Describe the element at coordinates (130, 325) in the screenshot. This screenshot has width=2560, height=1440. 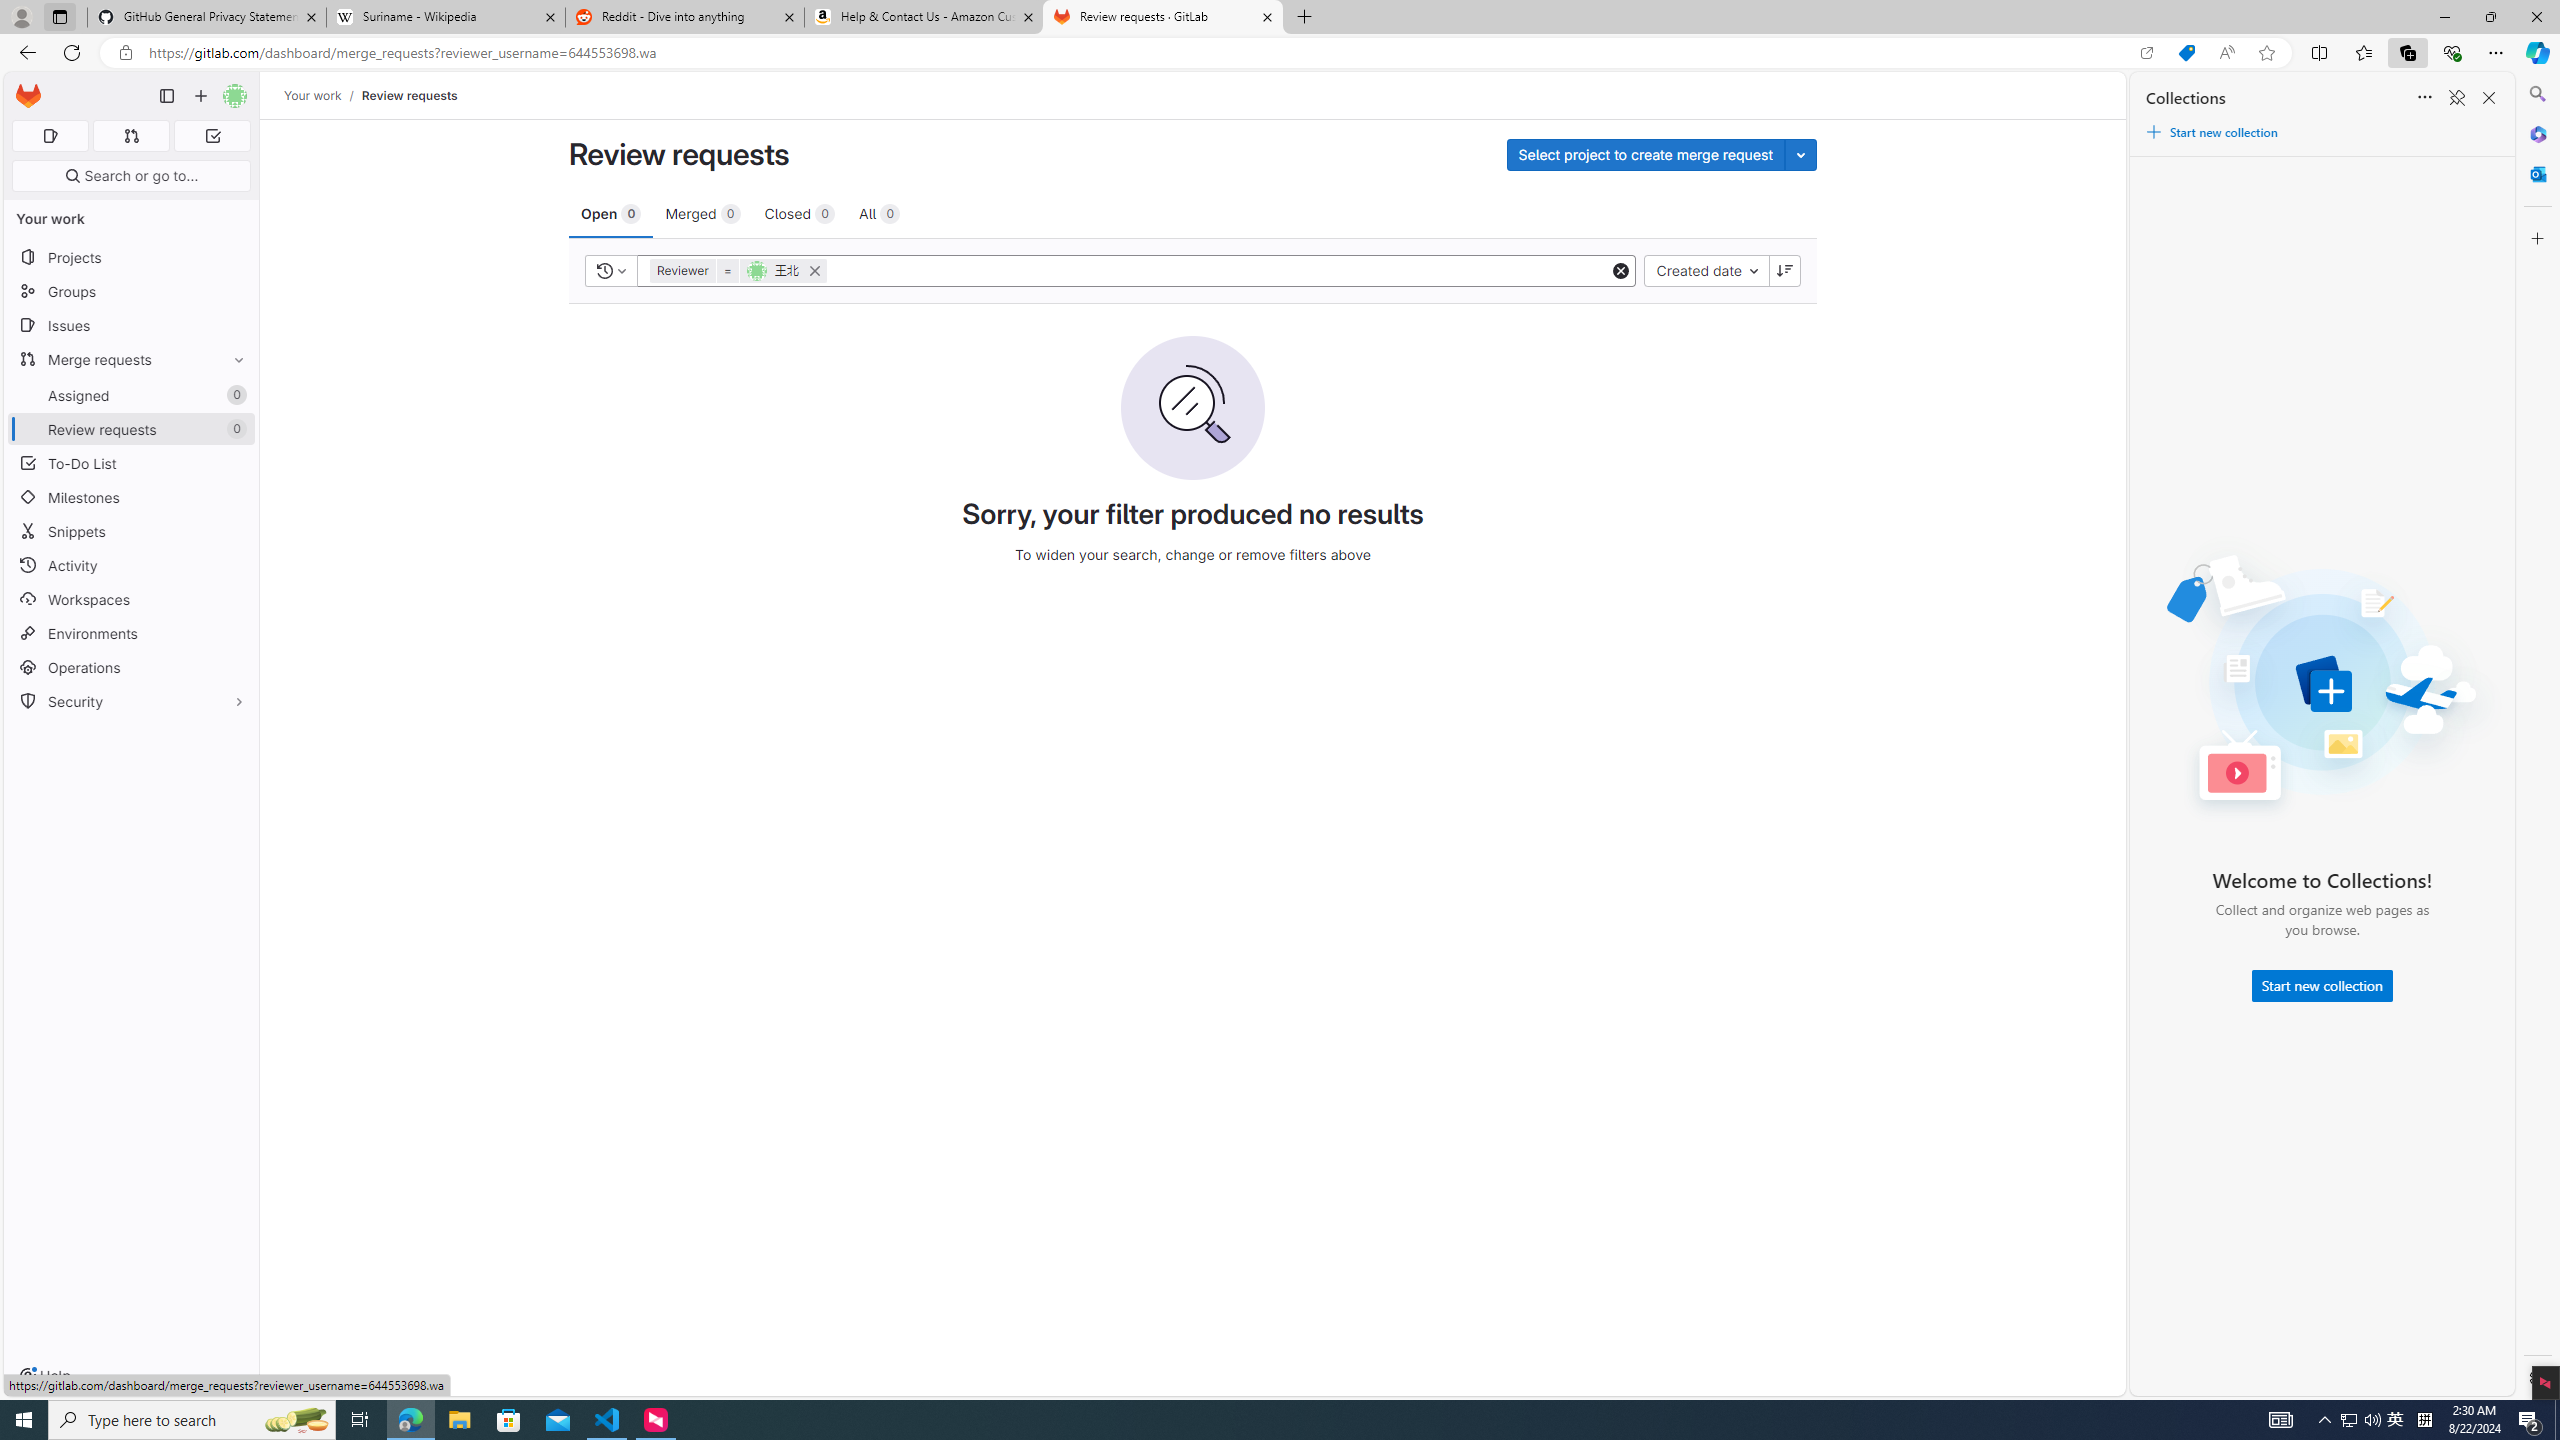
I see `'Issues'` at that location.